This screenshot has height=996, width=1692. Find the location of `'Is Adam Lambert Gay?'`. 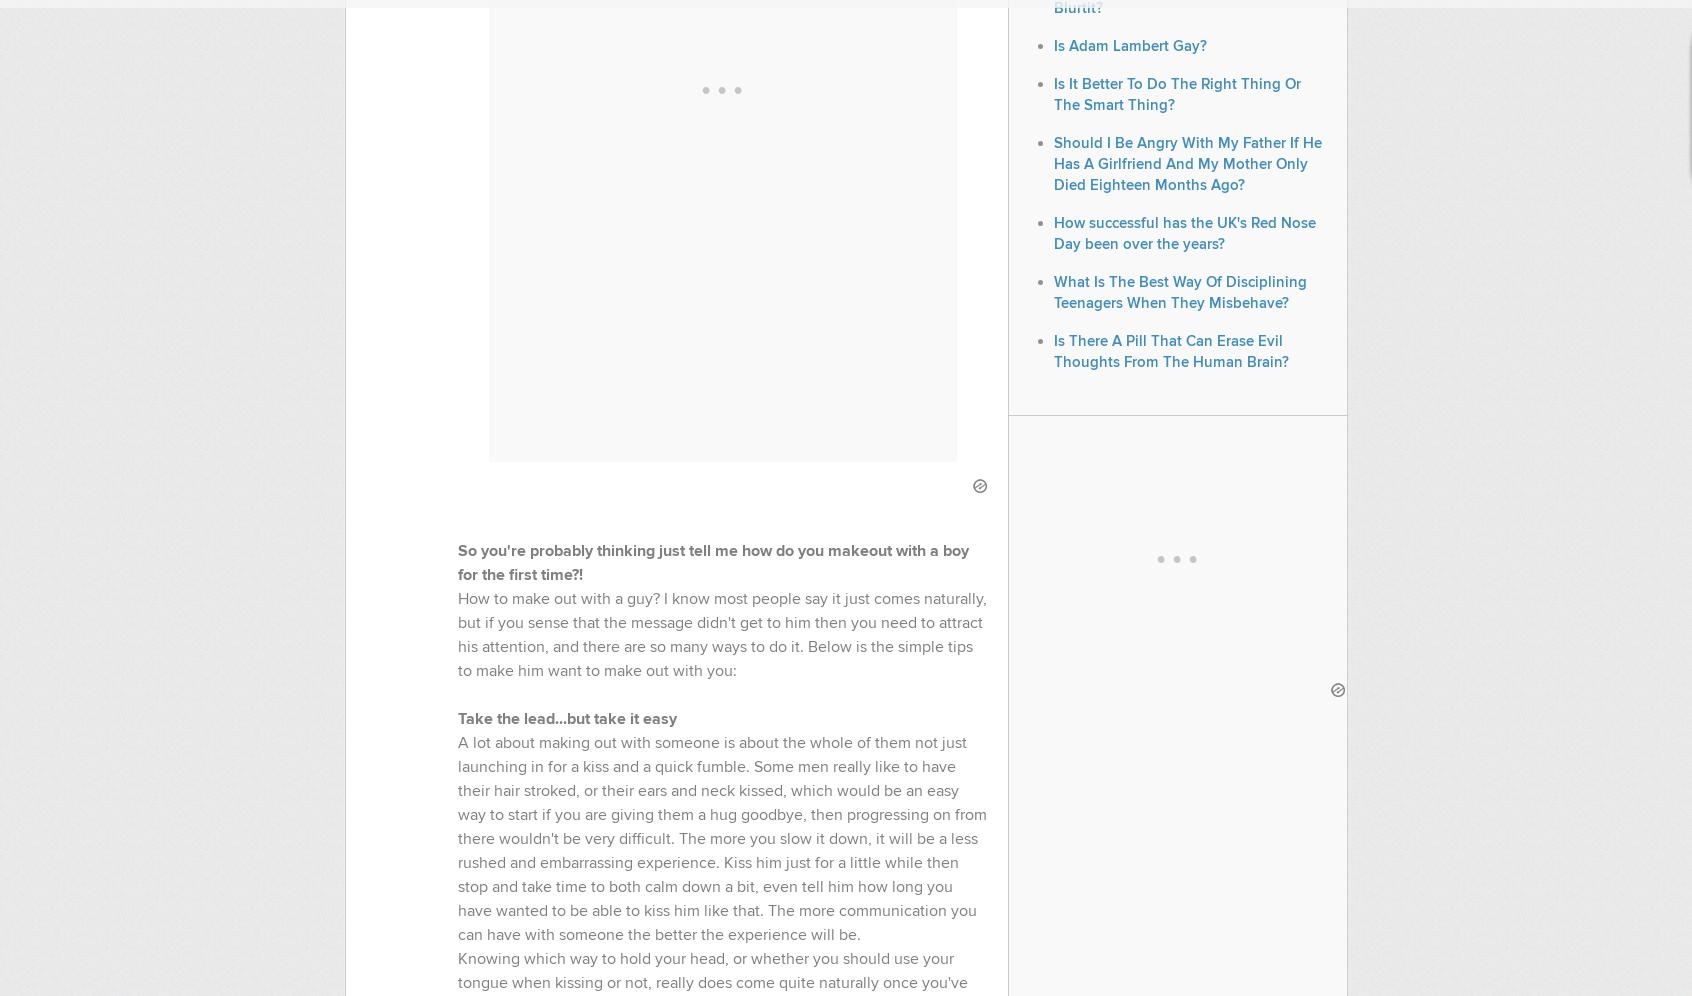

'Is Adam Lambert Gay?' is located at coordinates (1128, 45).